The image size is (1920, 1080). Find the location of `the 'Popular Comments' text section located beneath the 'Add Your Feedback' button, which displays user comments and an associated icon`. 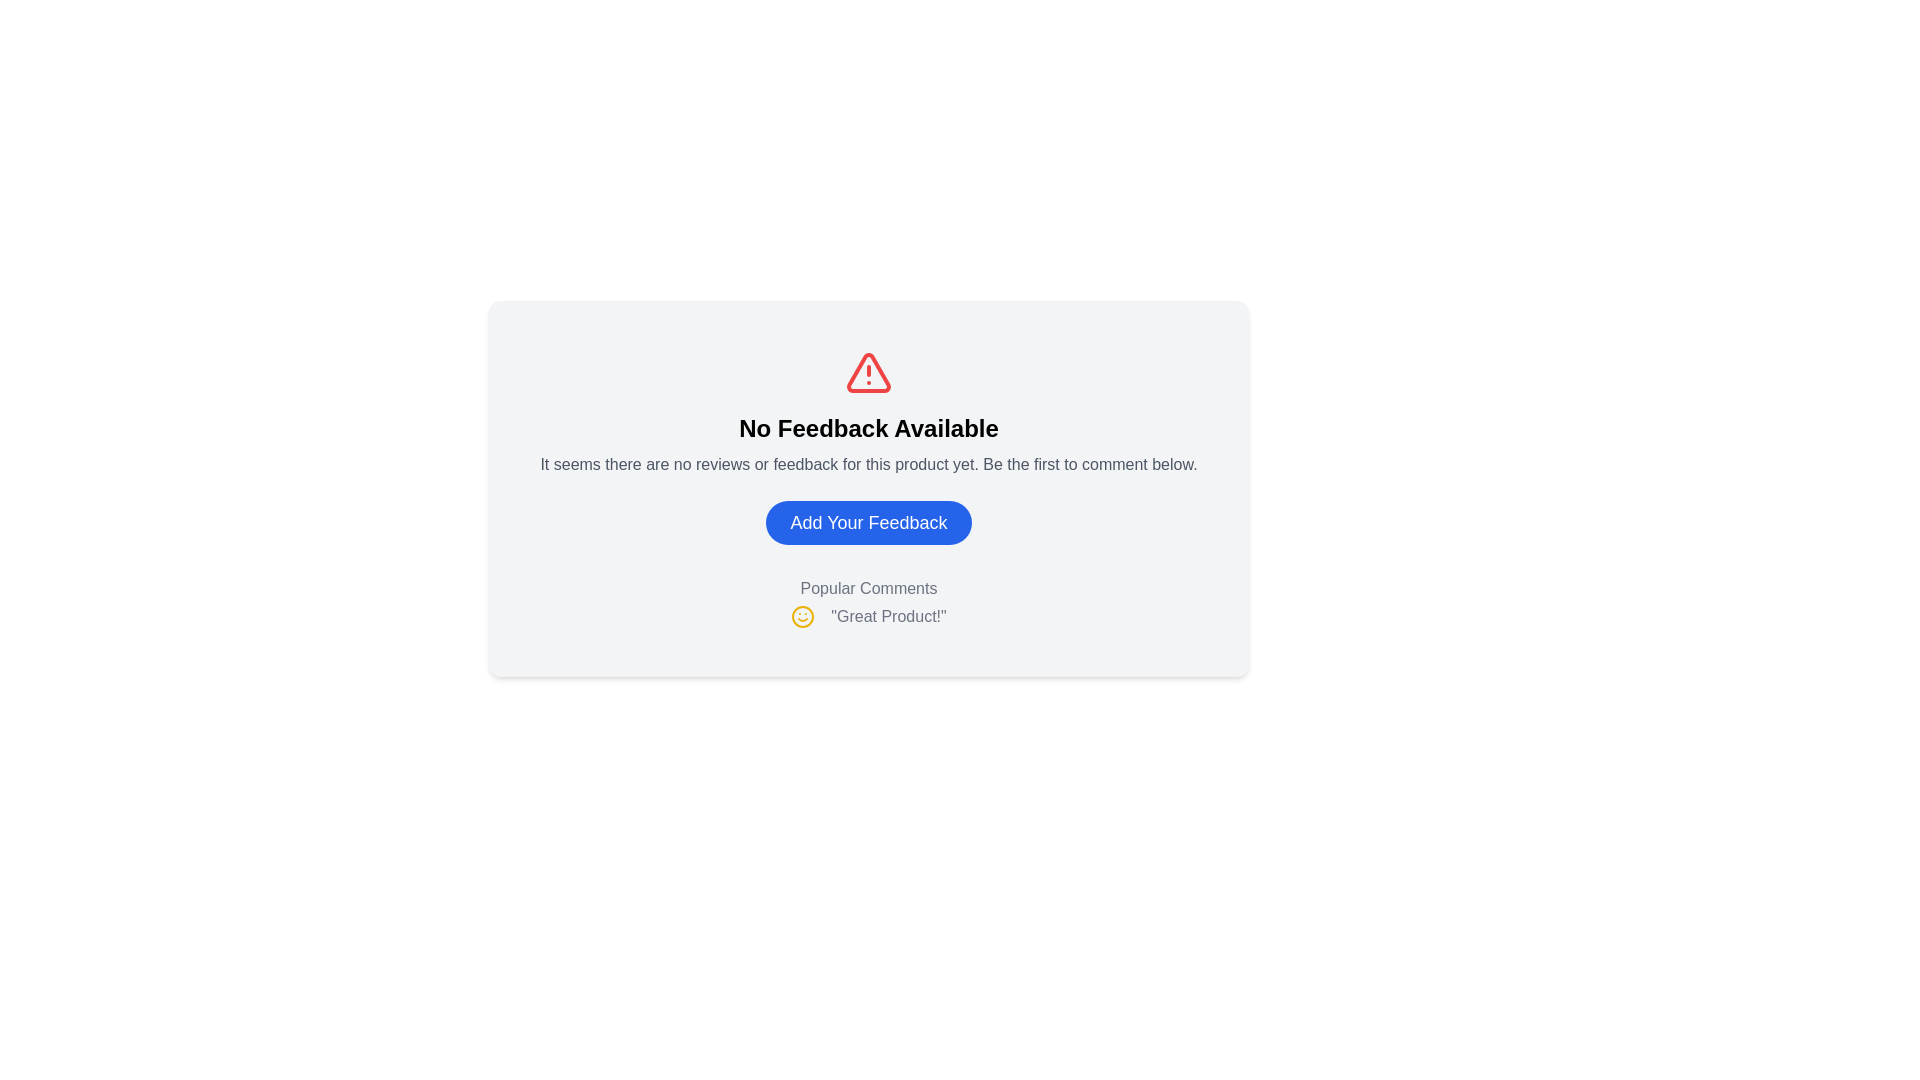

the 'Popular Comments' text section located beneath the 'Add Your Feedback' button, which displays user comments and an associated icon is located at coordinates (868, 601).